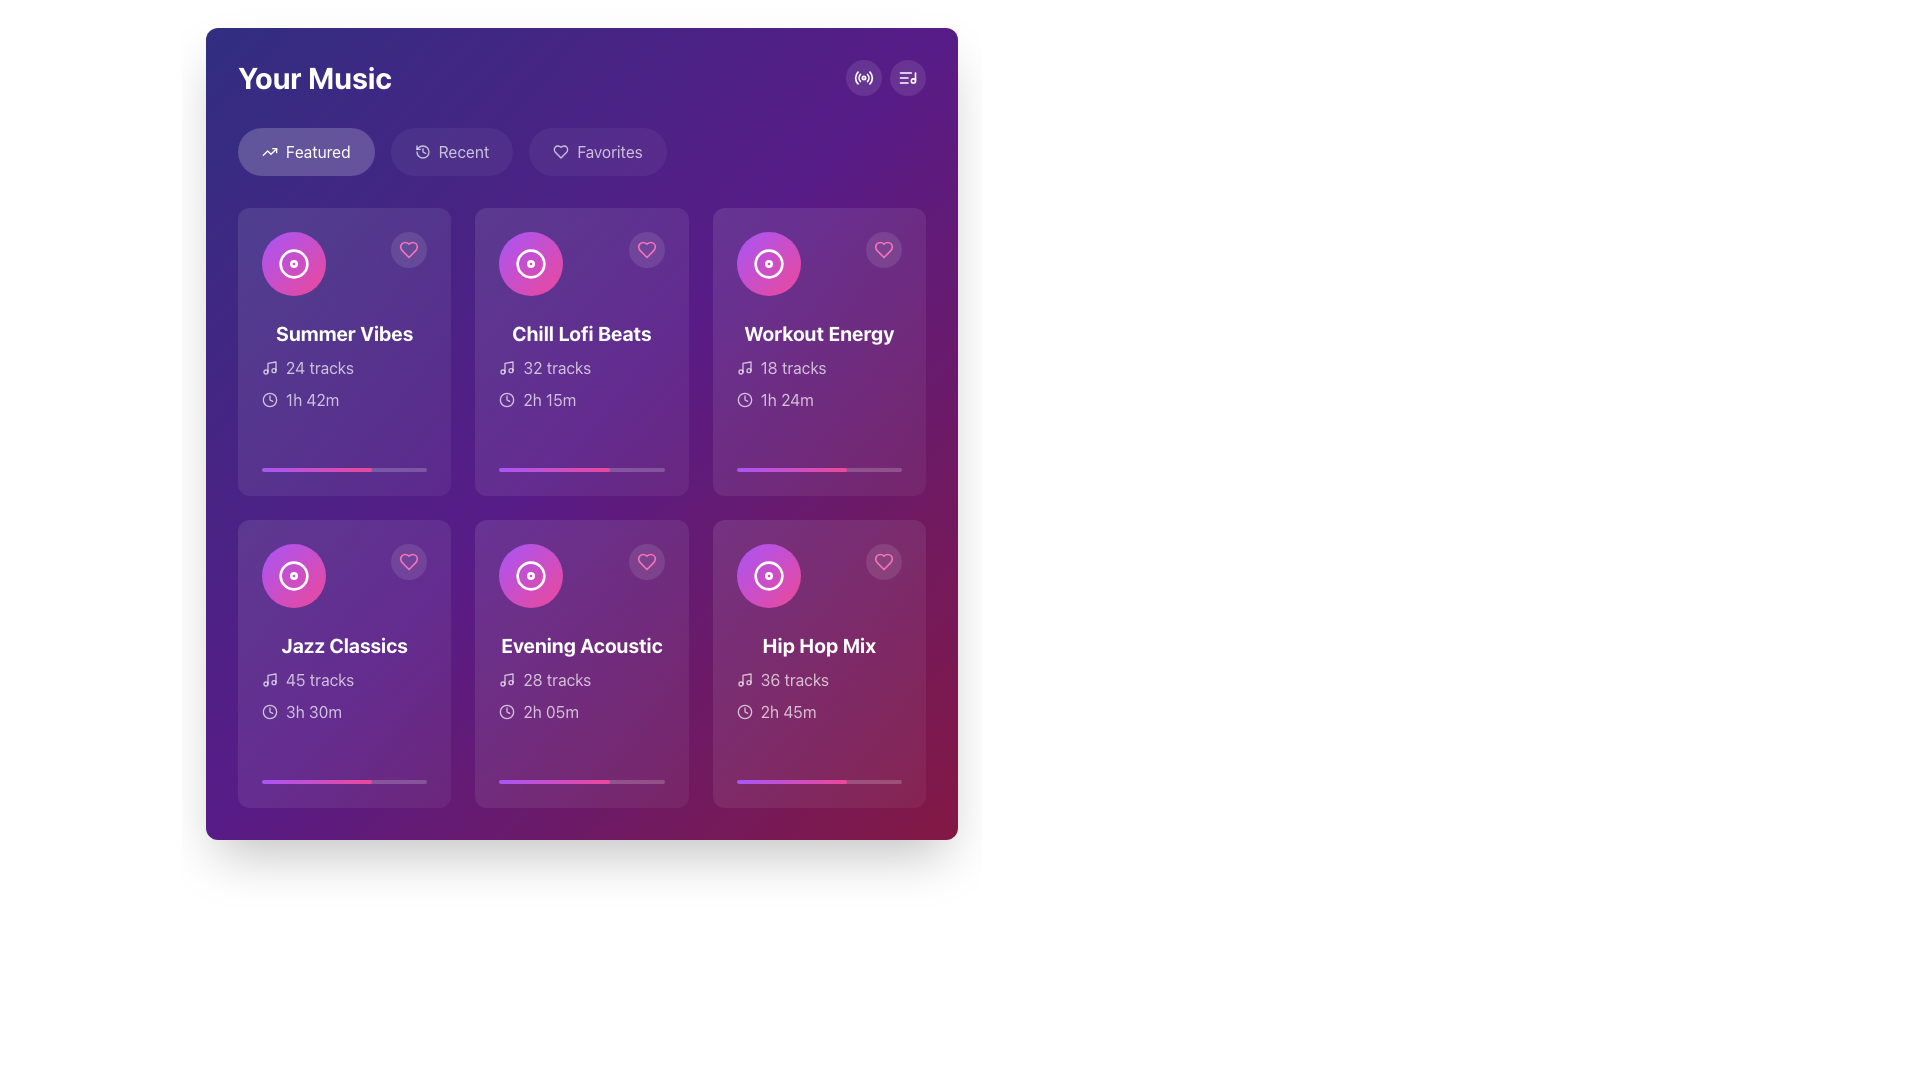 The height and width of the screenshot is (1080, 1920). What do you see at coordinates (580, 677) in the screenshot?
I see `the text block displaying metadata about the 'Evening Acoustic' playlist for accessibility` at bounding box center [580, 677].